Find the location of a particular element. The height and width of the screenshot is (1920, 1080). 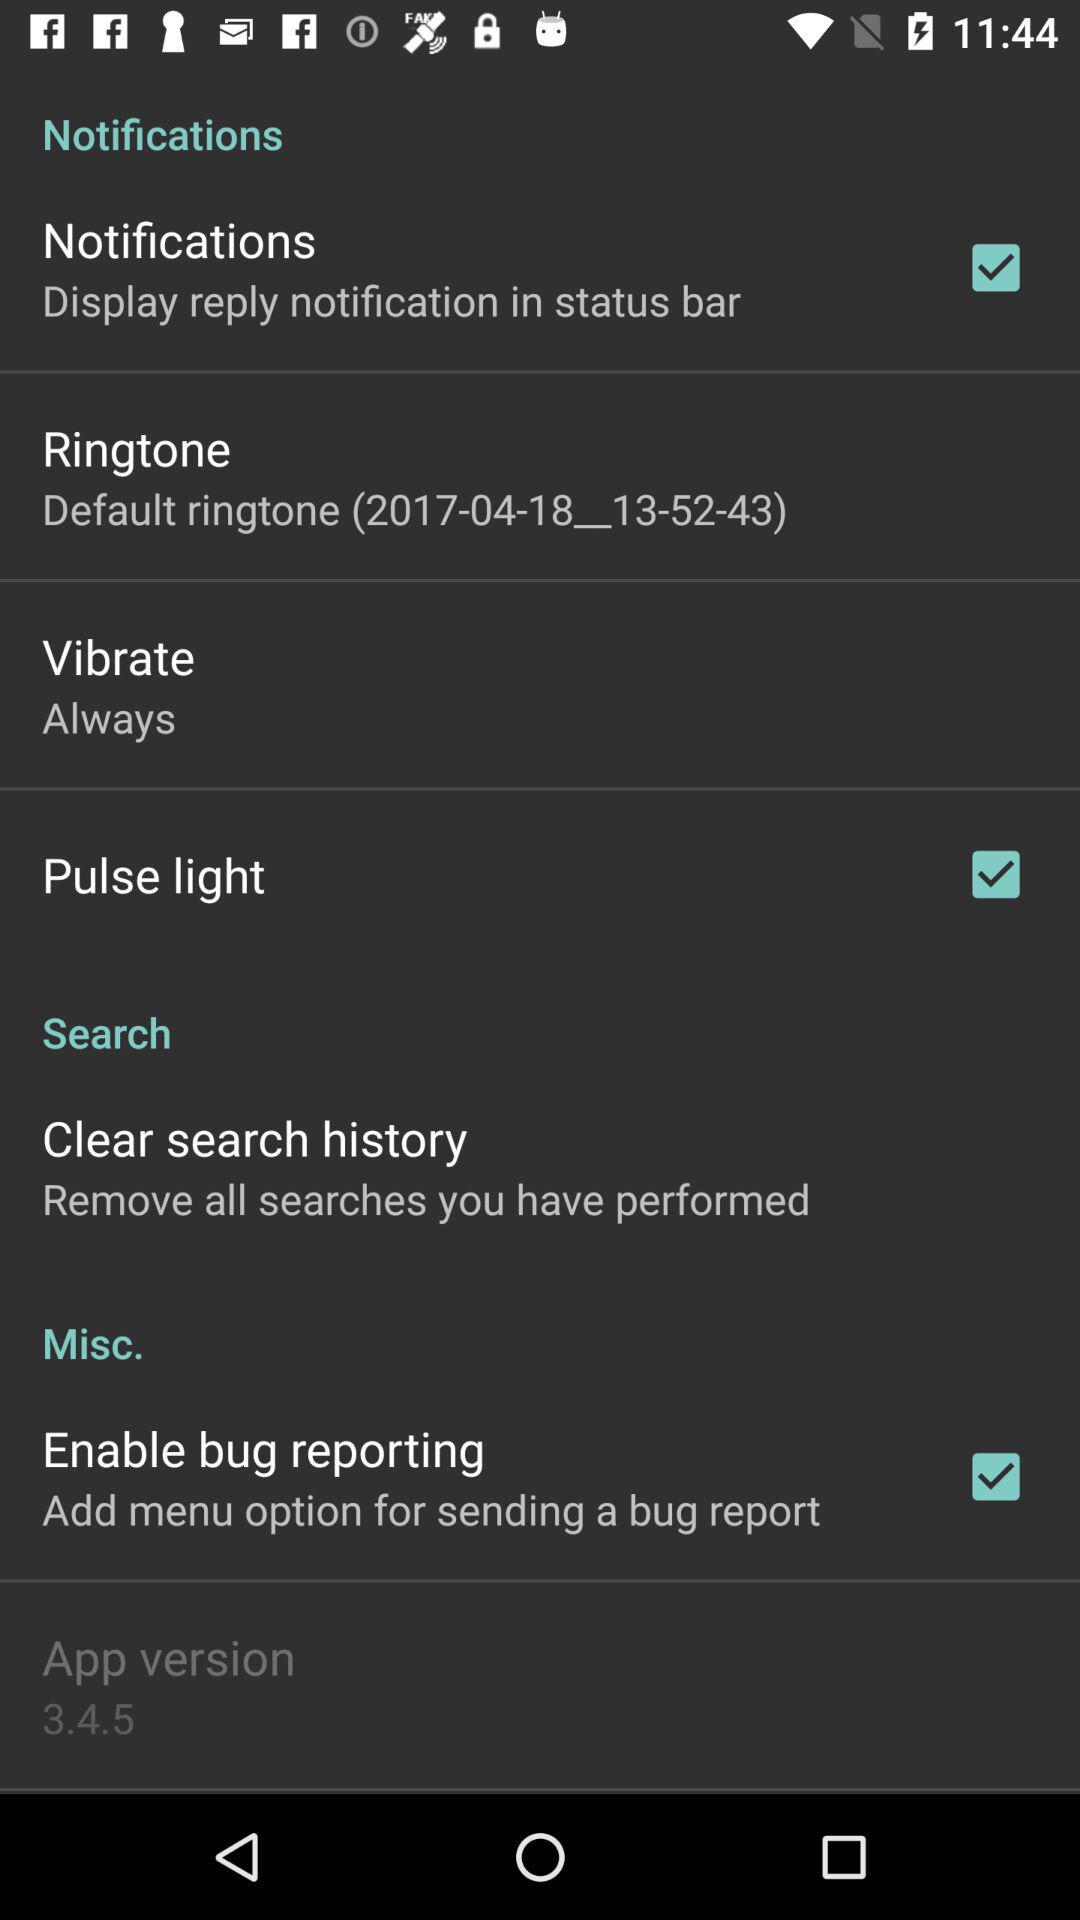

the icon below app version item is located at coordinates (87, 1716).